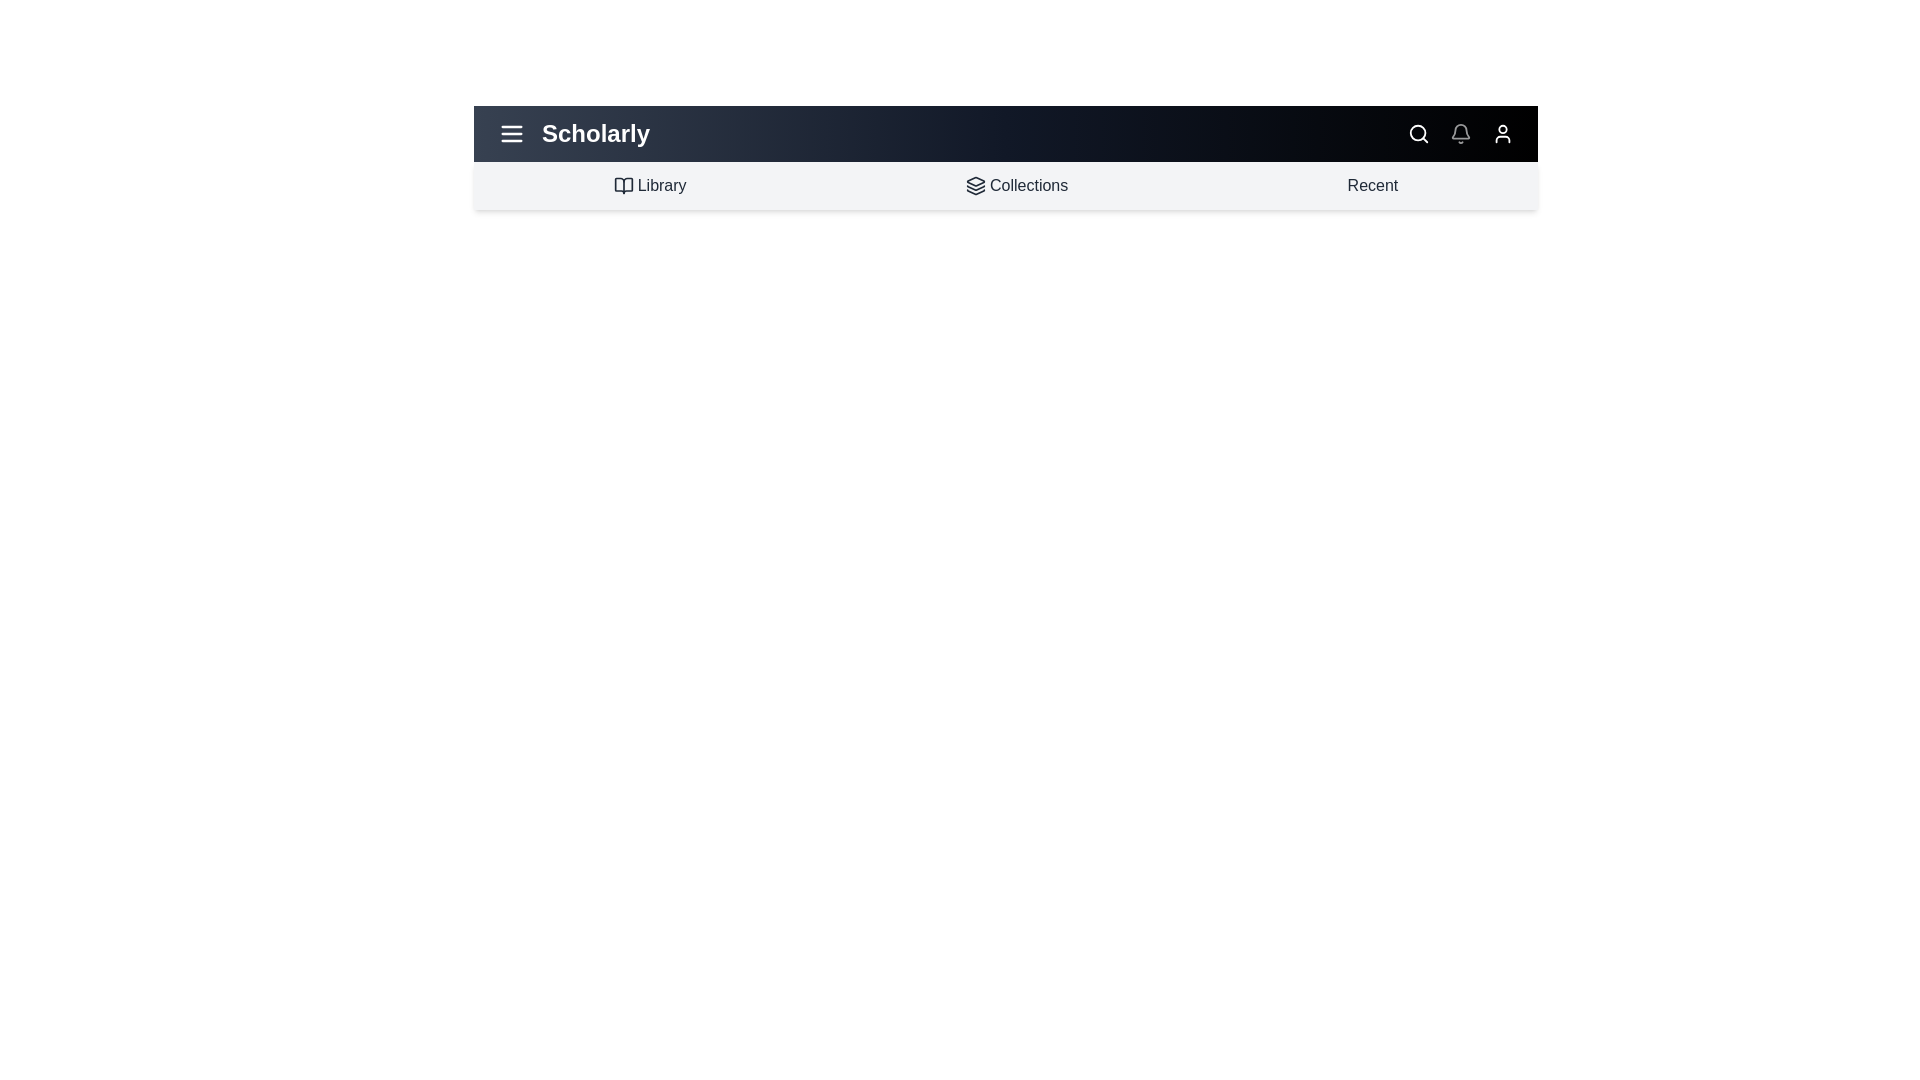 Image resolution: width=1920 pixels, height=1080 pixels. Describe the element at coordinates (649, 185) in the screenshot. I see `the 'Library' link in the navigation bar` at that location.